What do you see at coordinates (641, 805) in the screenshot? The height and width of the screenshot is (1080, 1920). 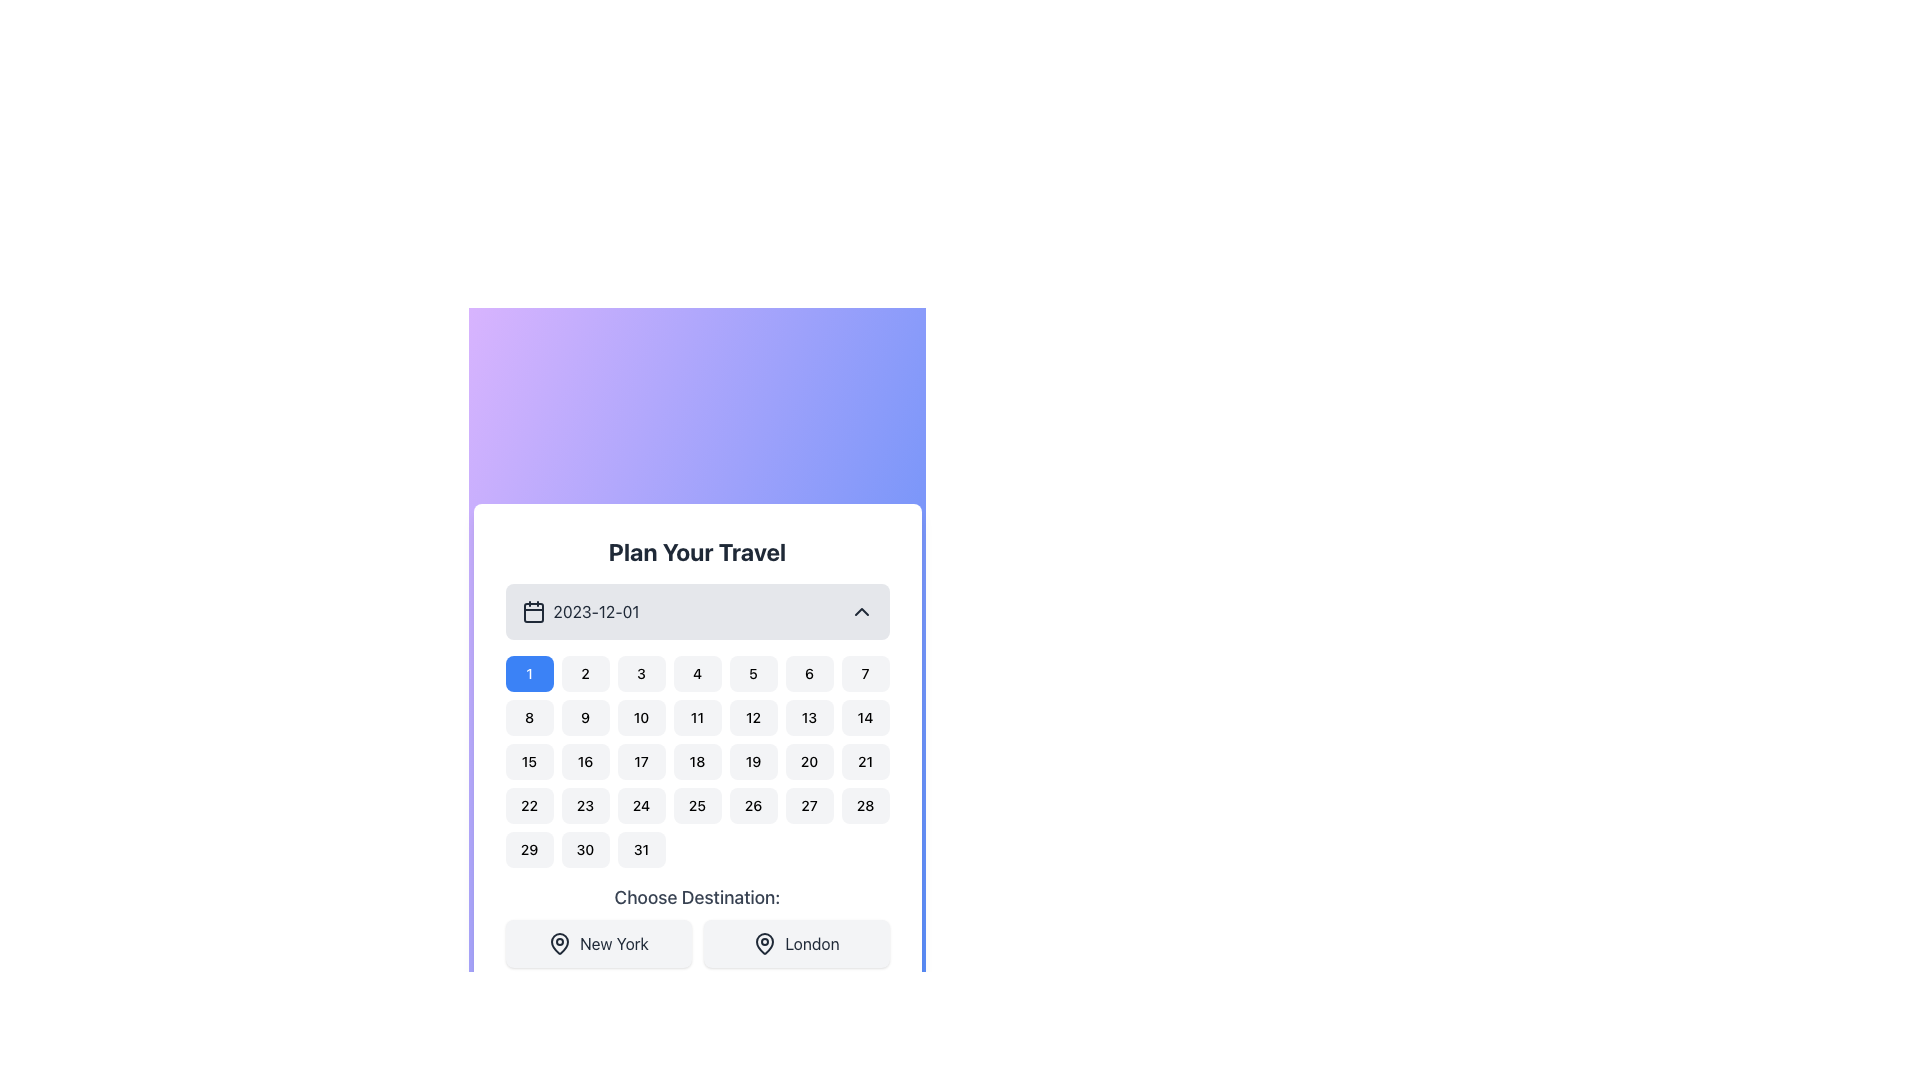 I see `the button representing the 24th day in the calendar grid` at bounding box center [641, 805].